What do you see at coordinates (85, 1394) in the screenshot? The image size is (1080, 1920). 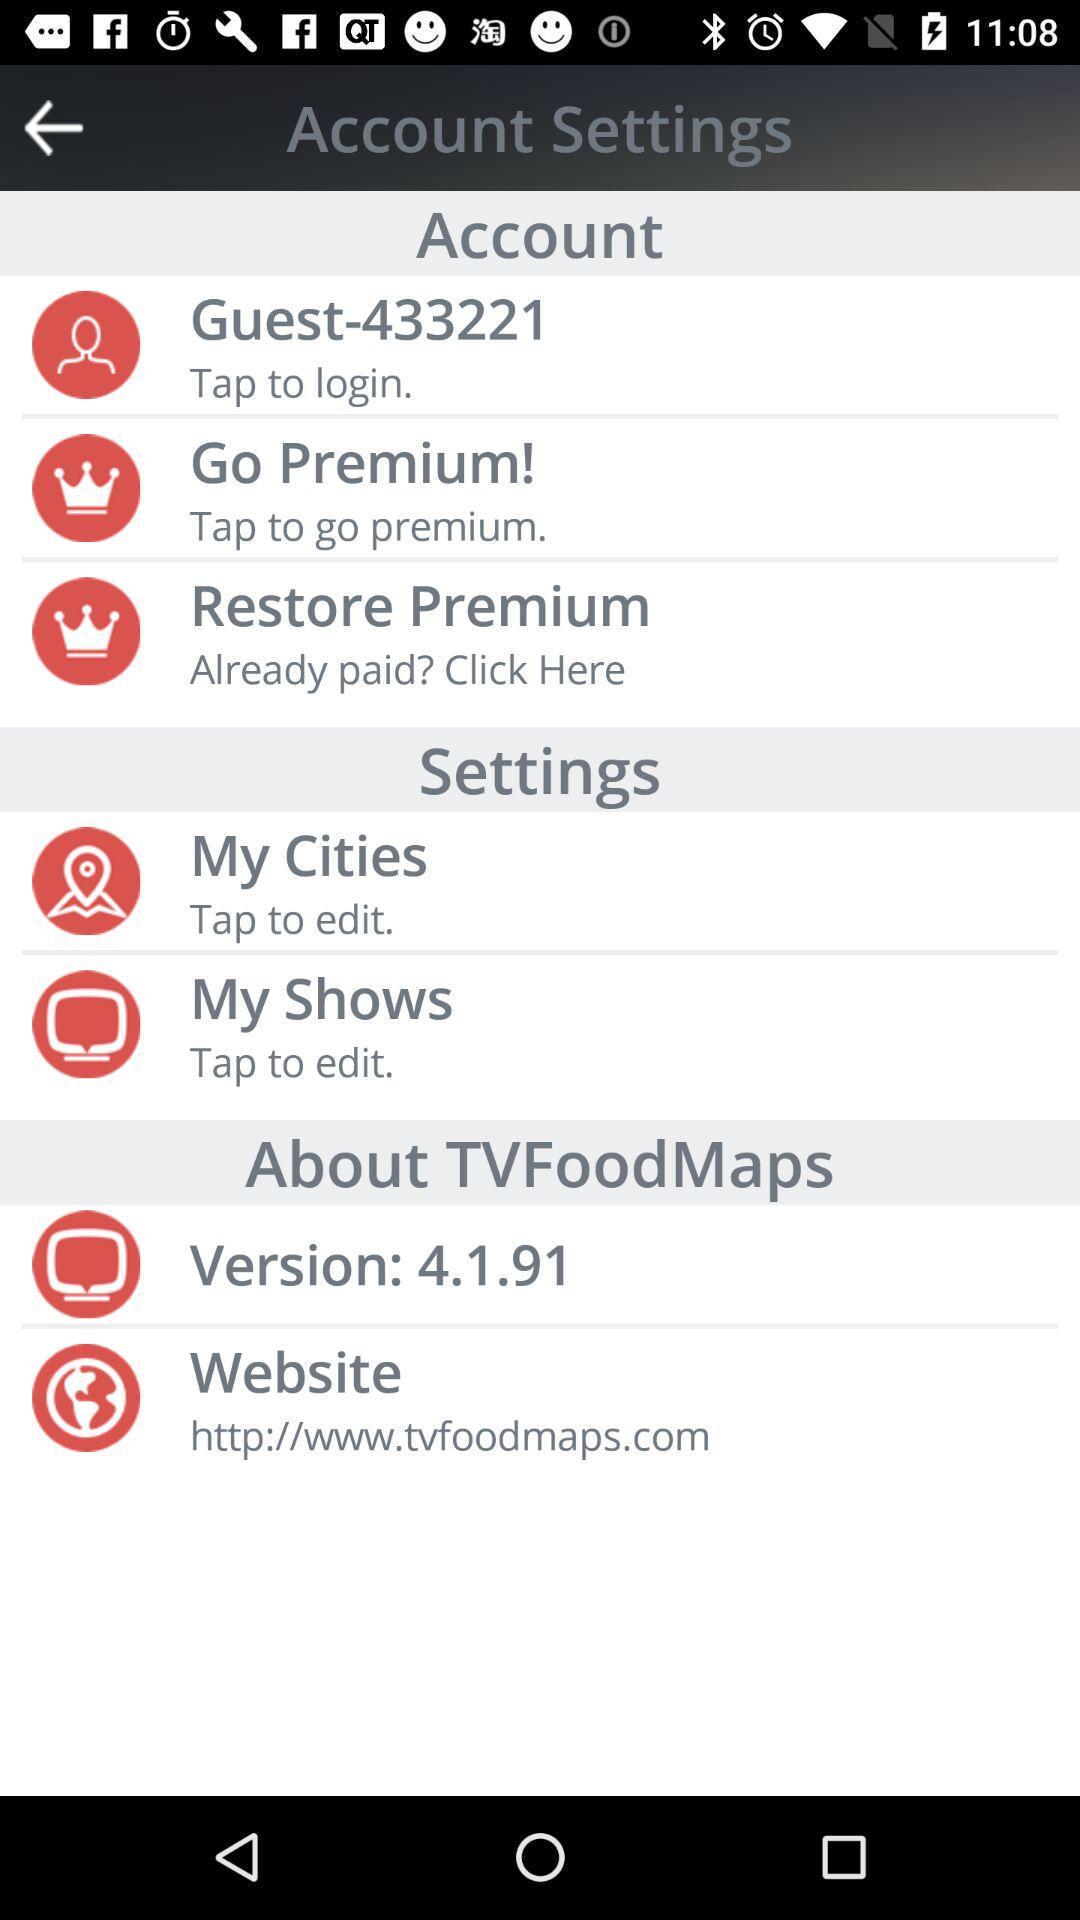 I see `the globe icon` at bounding box center [85, 1394].